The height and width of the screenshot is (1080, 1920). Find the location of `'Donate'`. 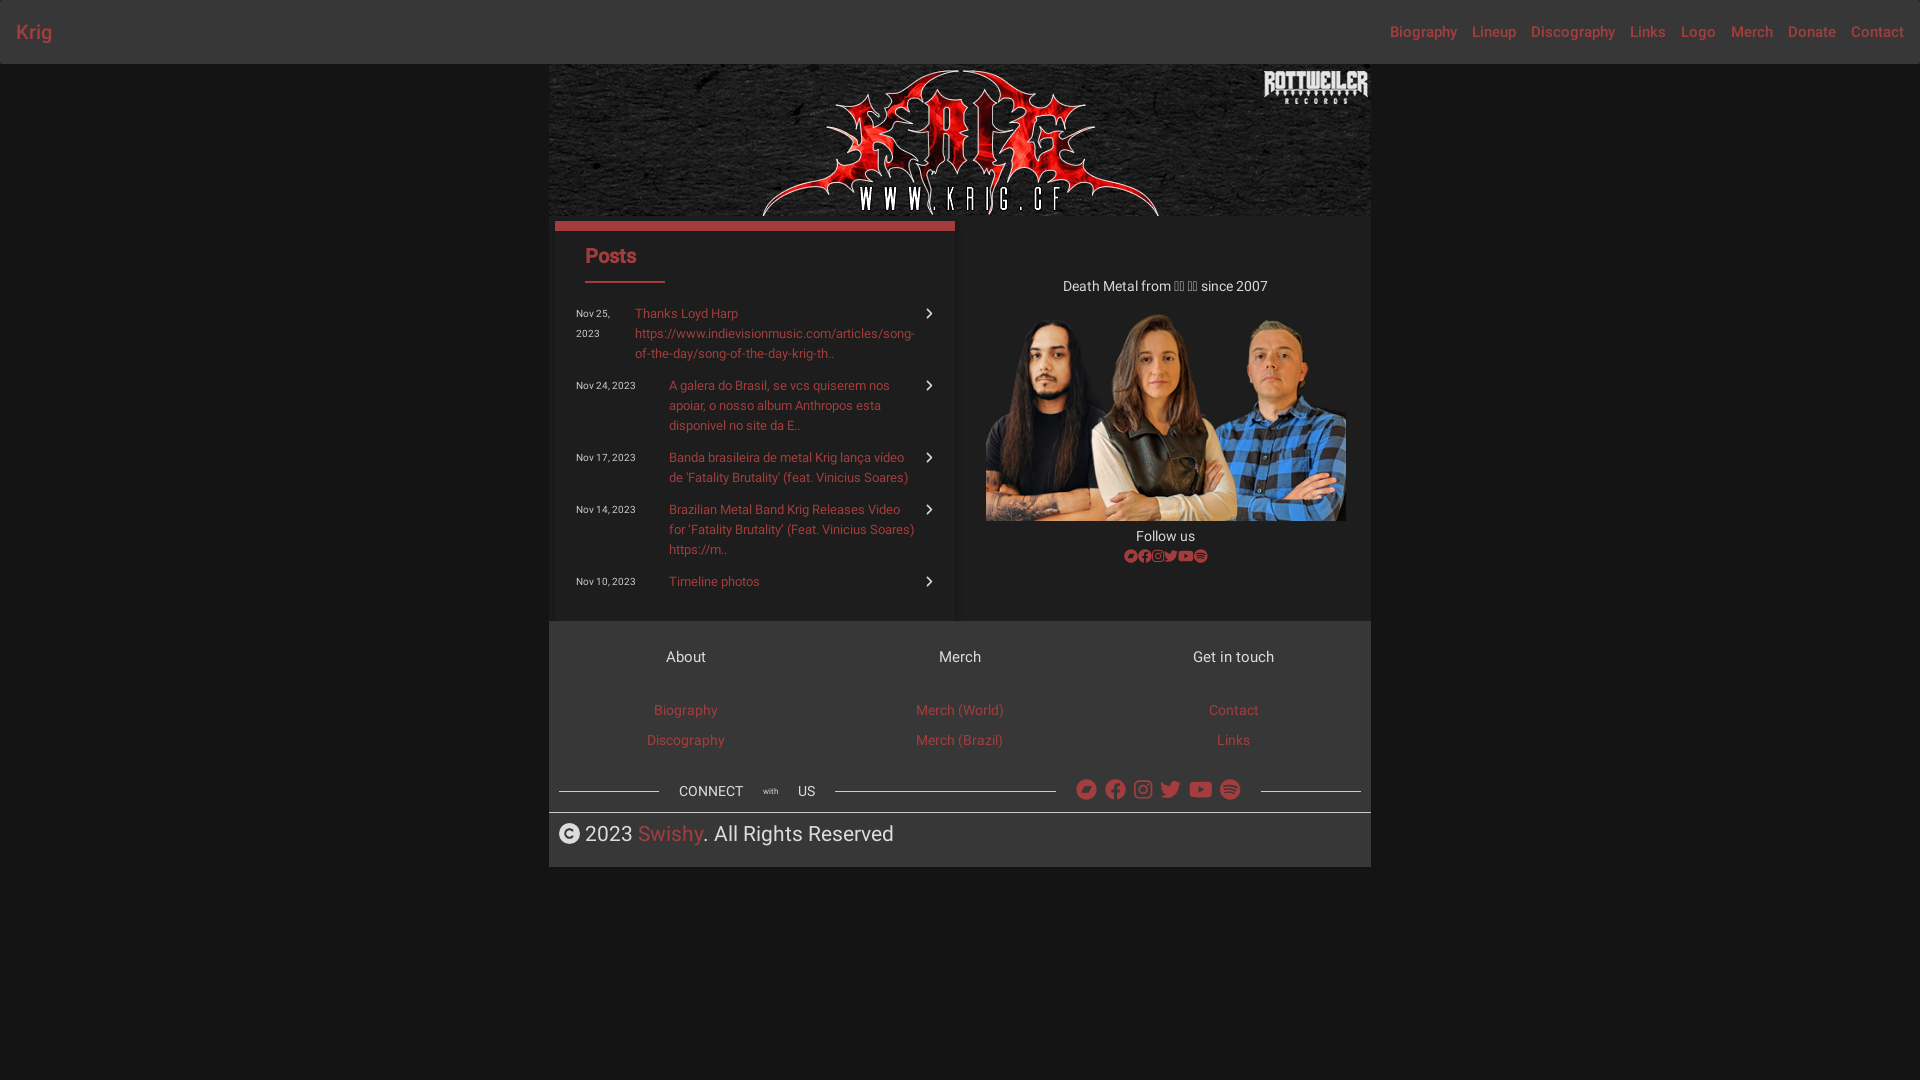

'Donate' is located at coordinates (1812, 31).